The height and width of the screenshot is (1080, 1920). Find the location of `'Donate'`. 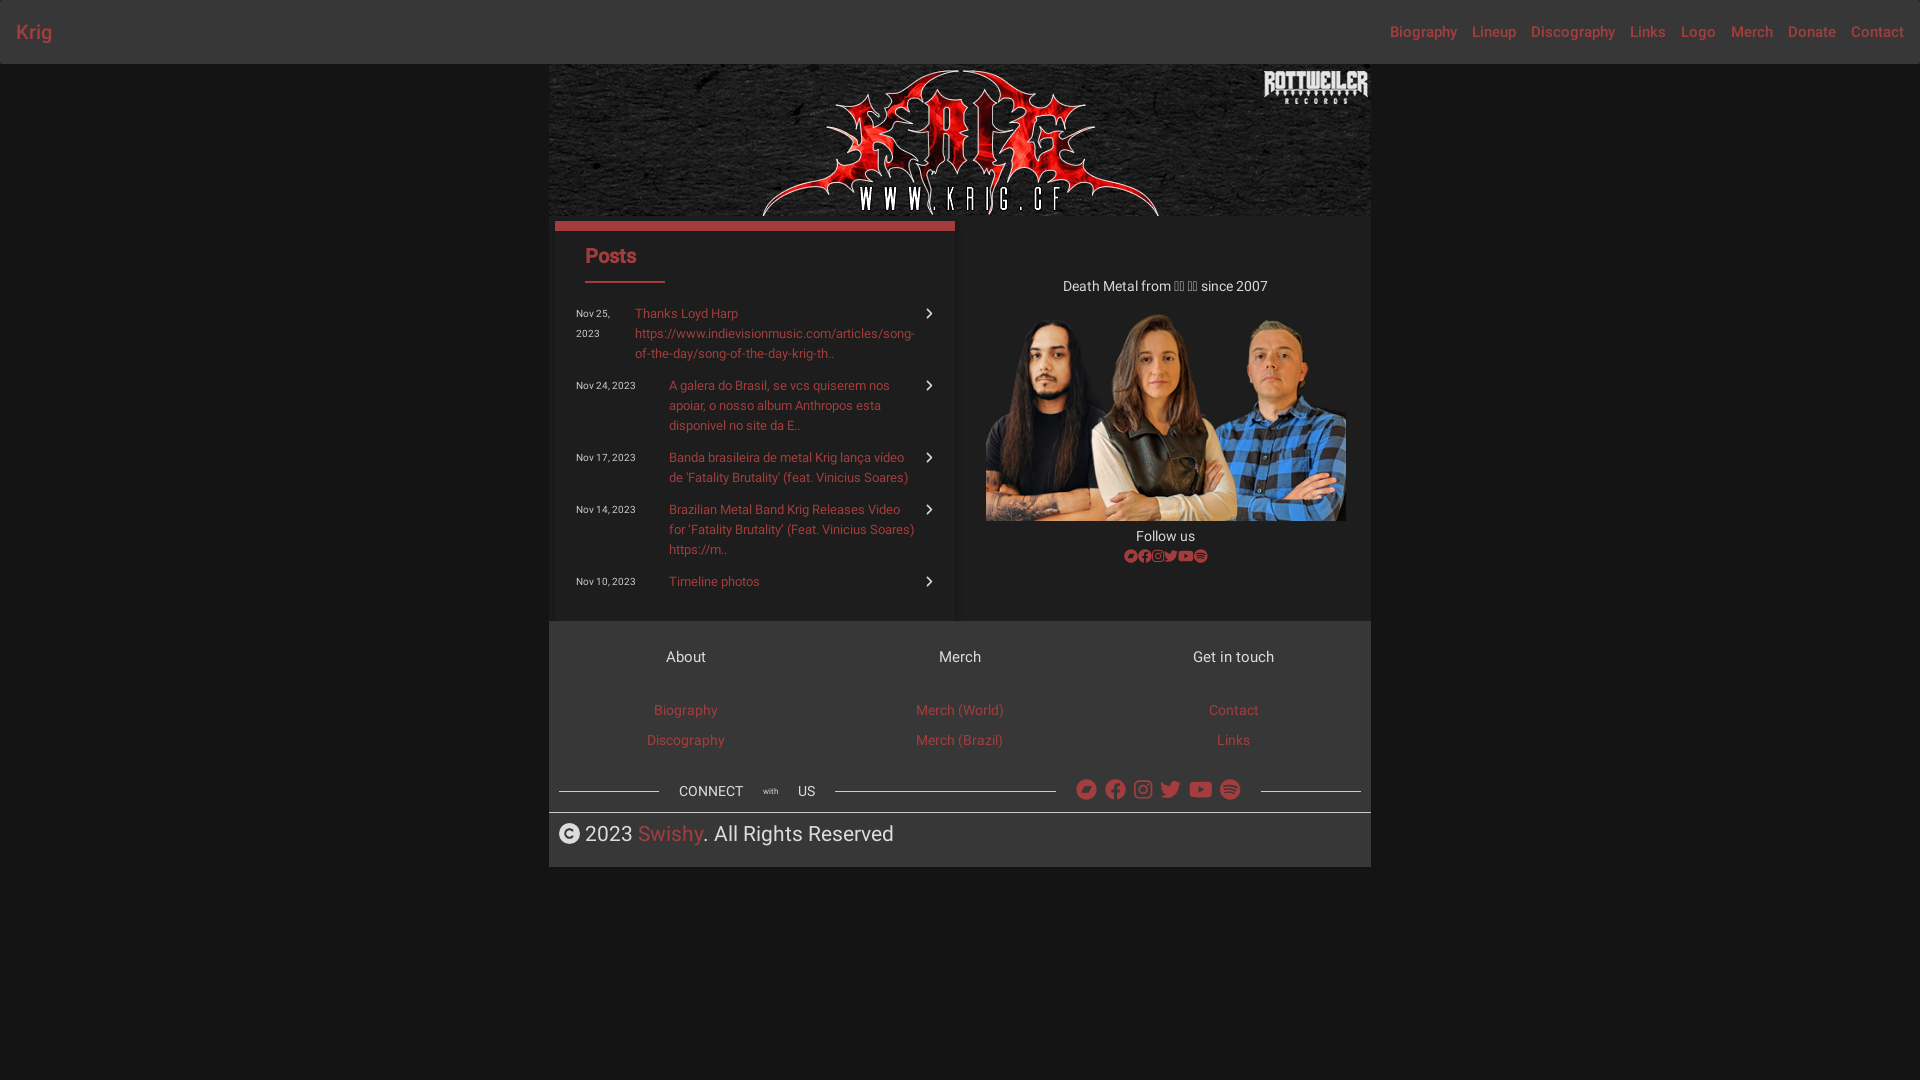

'Donate' is located at coordinates (1812, 31).